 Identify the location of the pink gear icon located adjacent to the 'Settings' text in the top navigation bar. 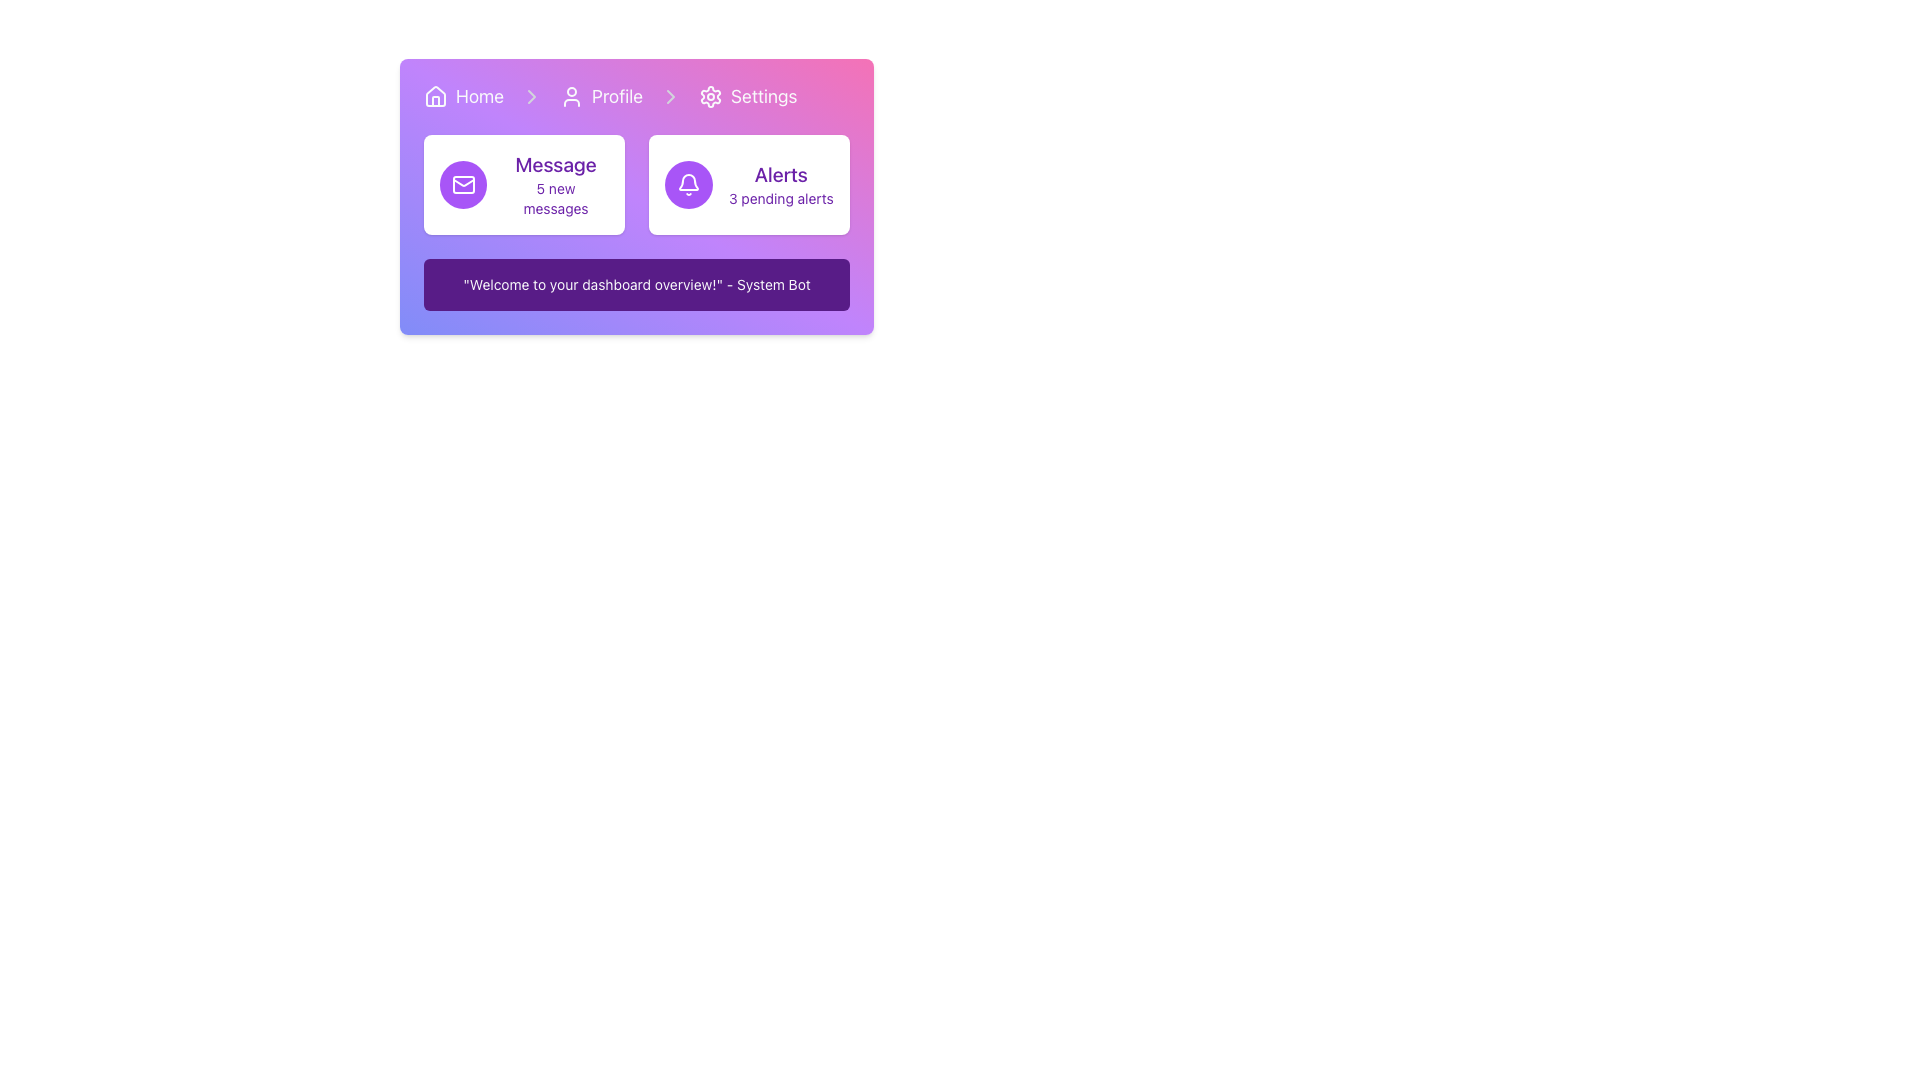
(710, 96).